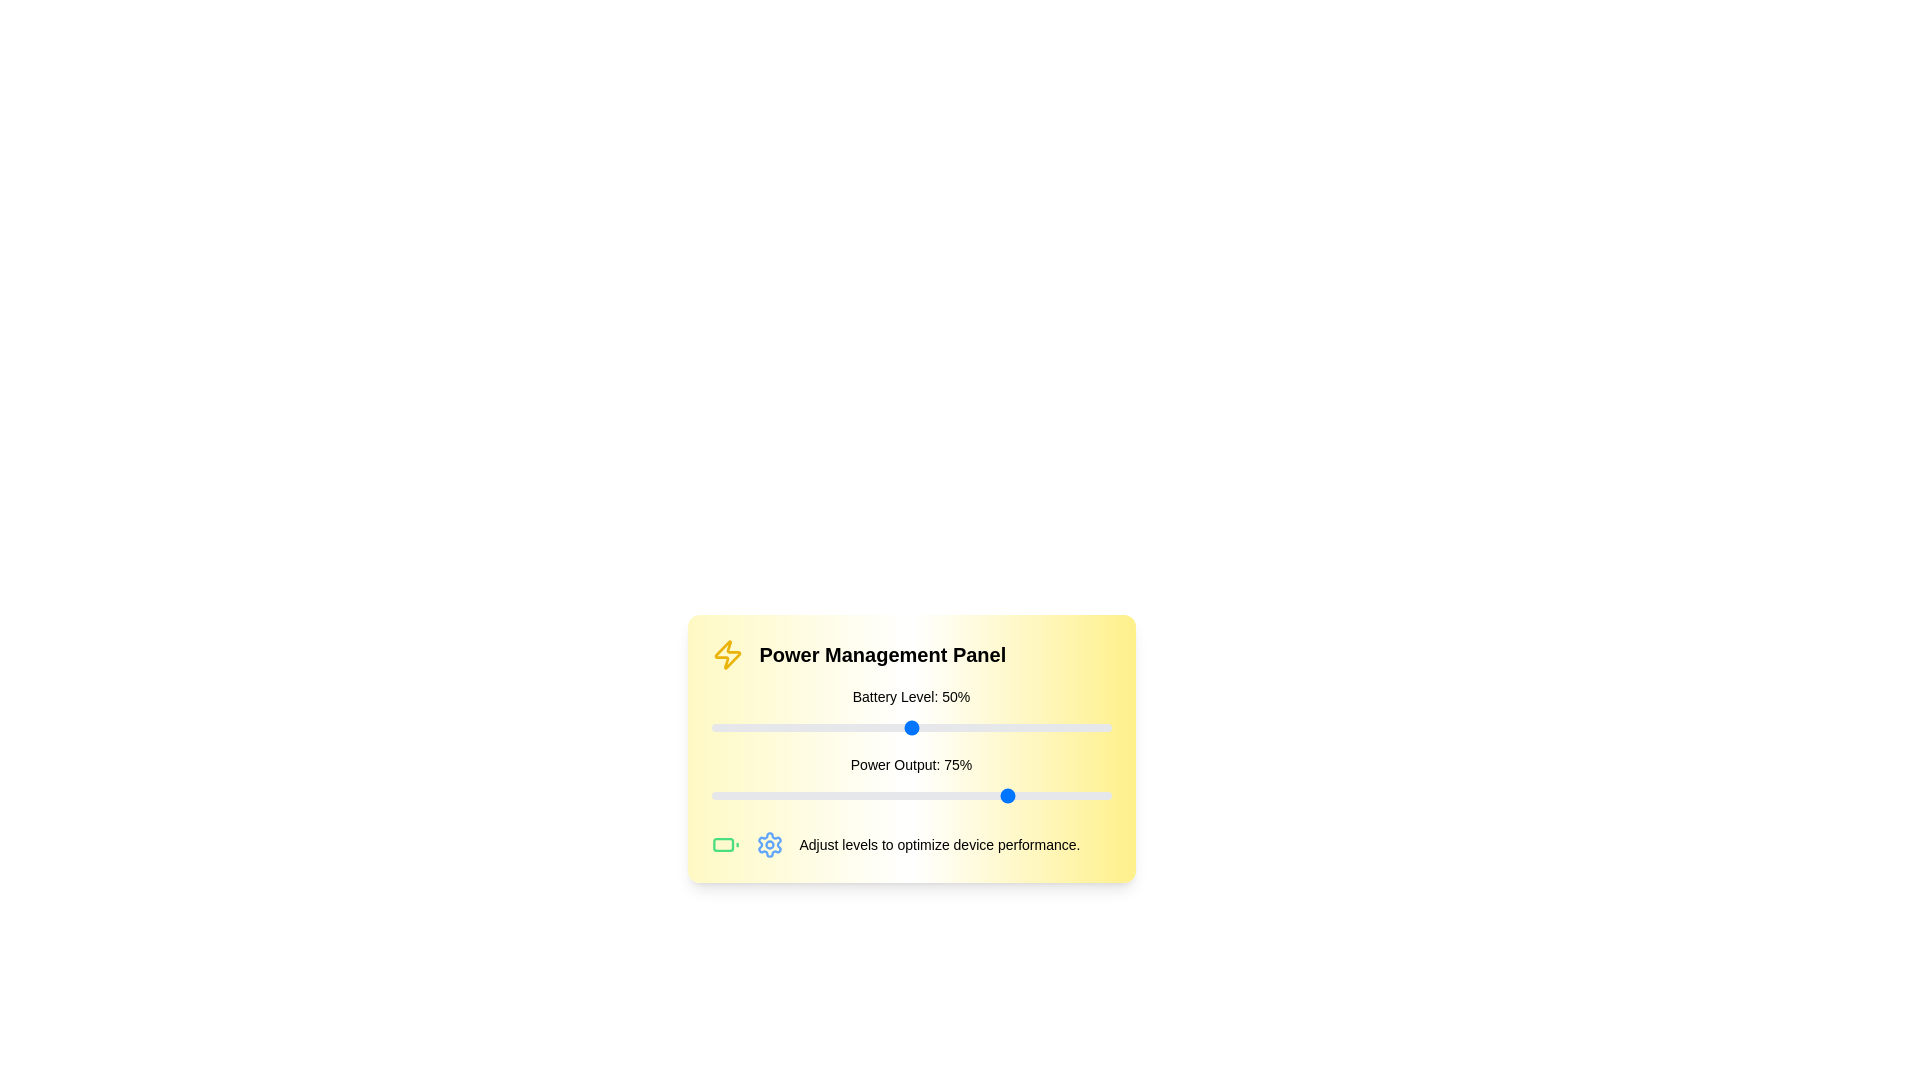 Image resolution: width=1920 pixels, height=1080 pixels. What do you see at coordinates (730, 794) in the screenshot?
I see `the 'Power Output' slider to 5%` at bounding box center [730, 794].